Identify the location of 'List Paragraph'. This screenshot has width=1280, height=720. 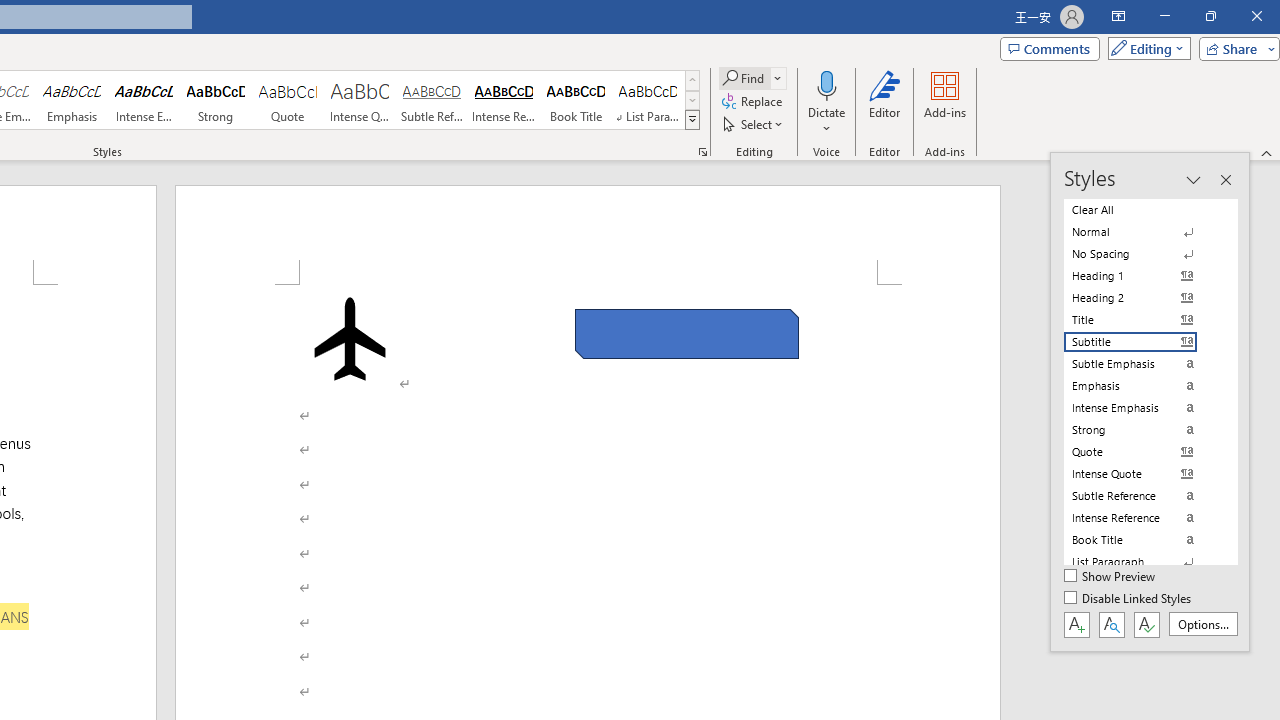
(1142, 561).